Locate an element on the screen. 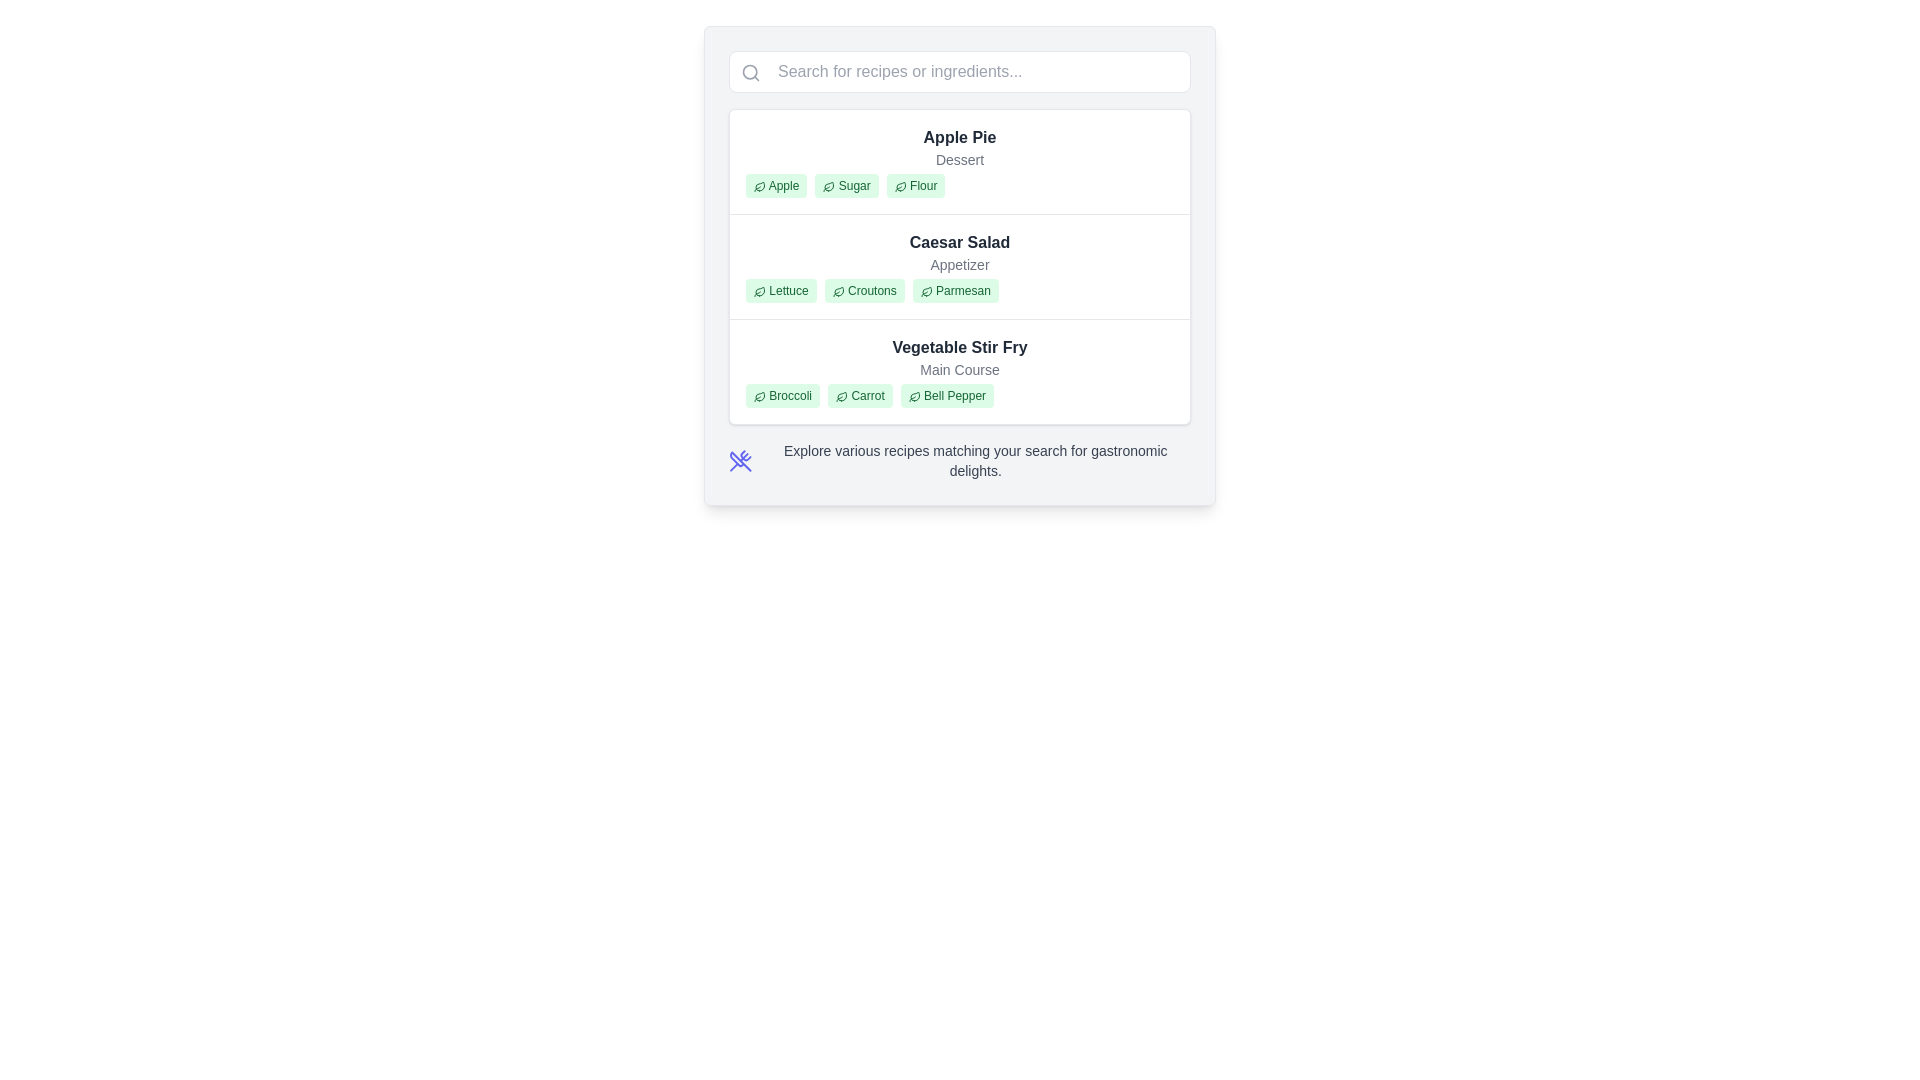 The height and width of the screenshot is (1080, 1920). the text input box with placeholder text 'Search for recipes or ingredients...' is located at coordinates (960, 71).